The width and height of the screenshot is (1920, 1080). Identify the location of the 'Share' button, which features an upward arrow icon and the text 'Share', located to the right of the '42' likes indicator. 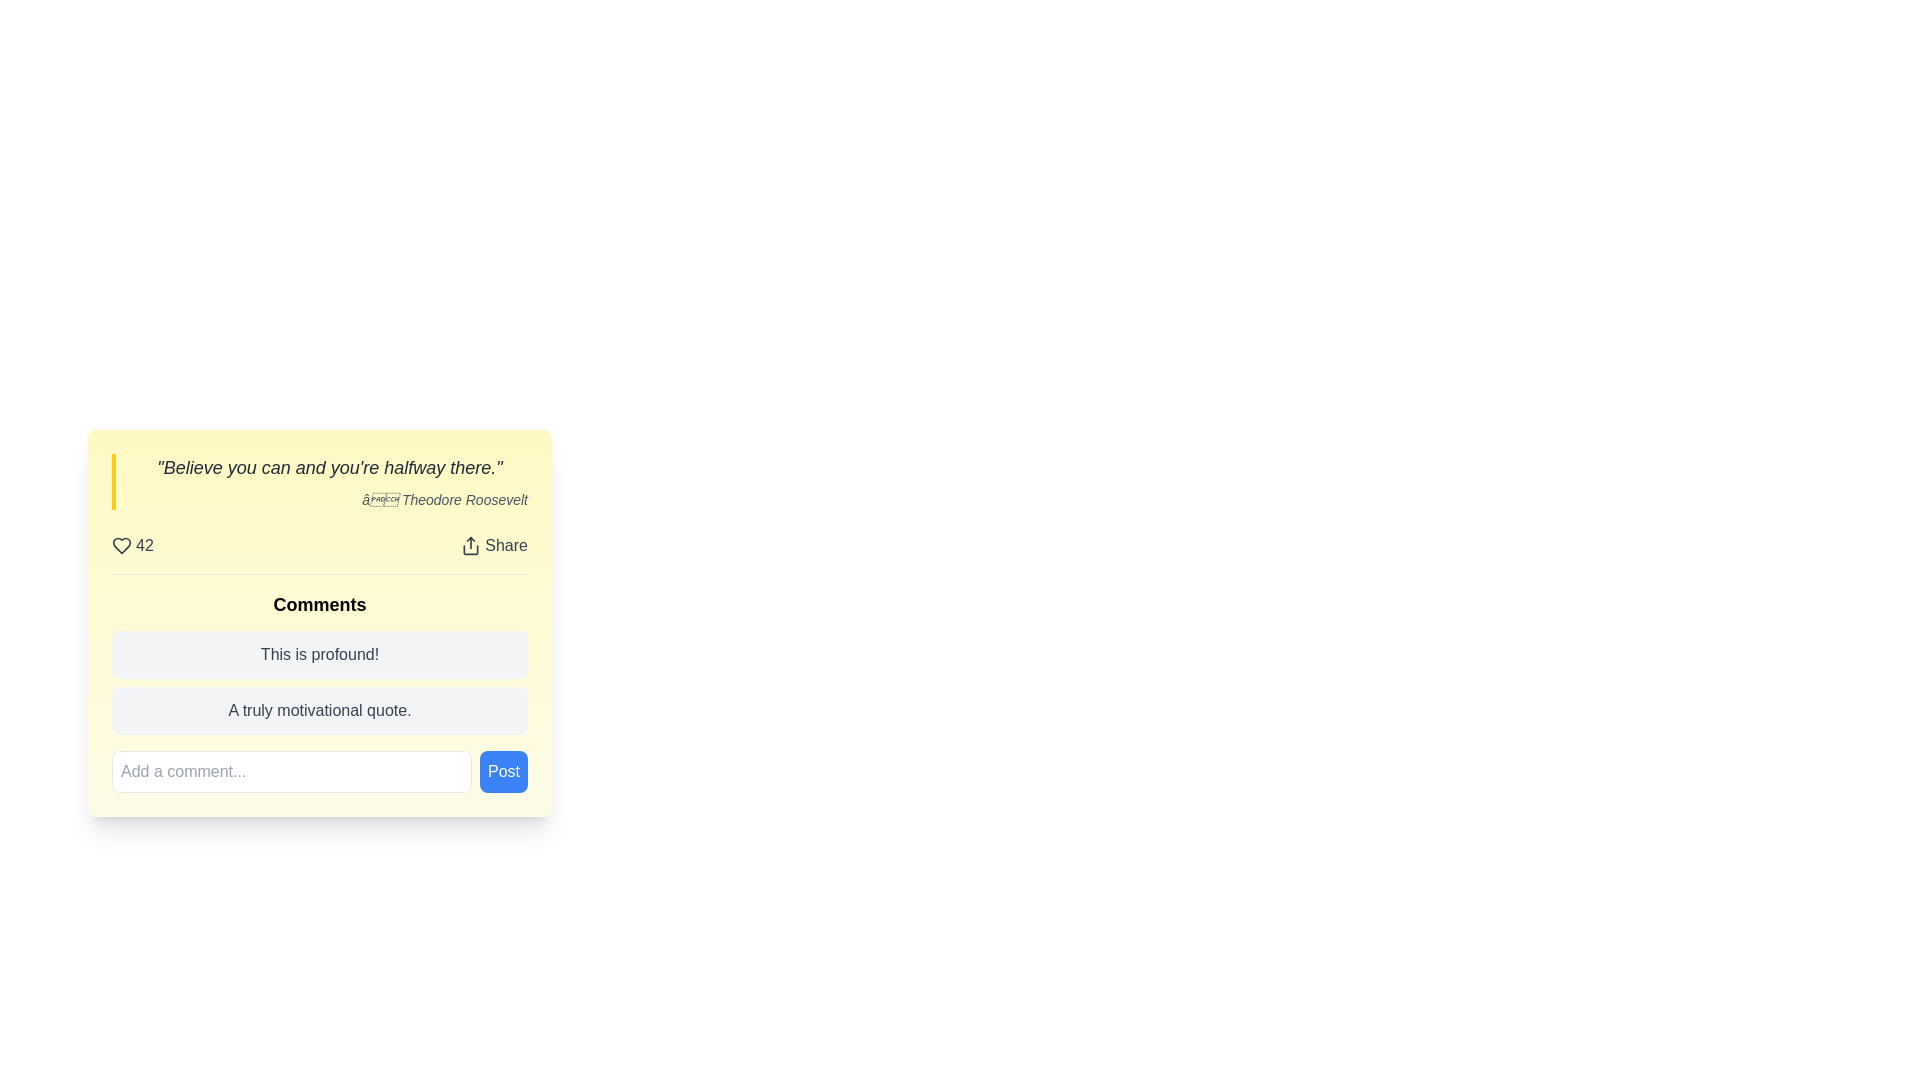
(494, 546).